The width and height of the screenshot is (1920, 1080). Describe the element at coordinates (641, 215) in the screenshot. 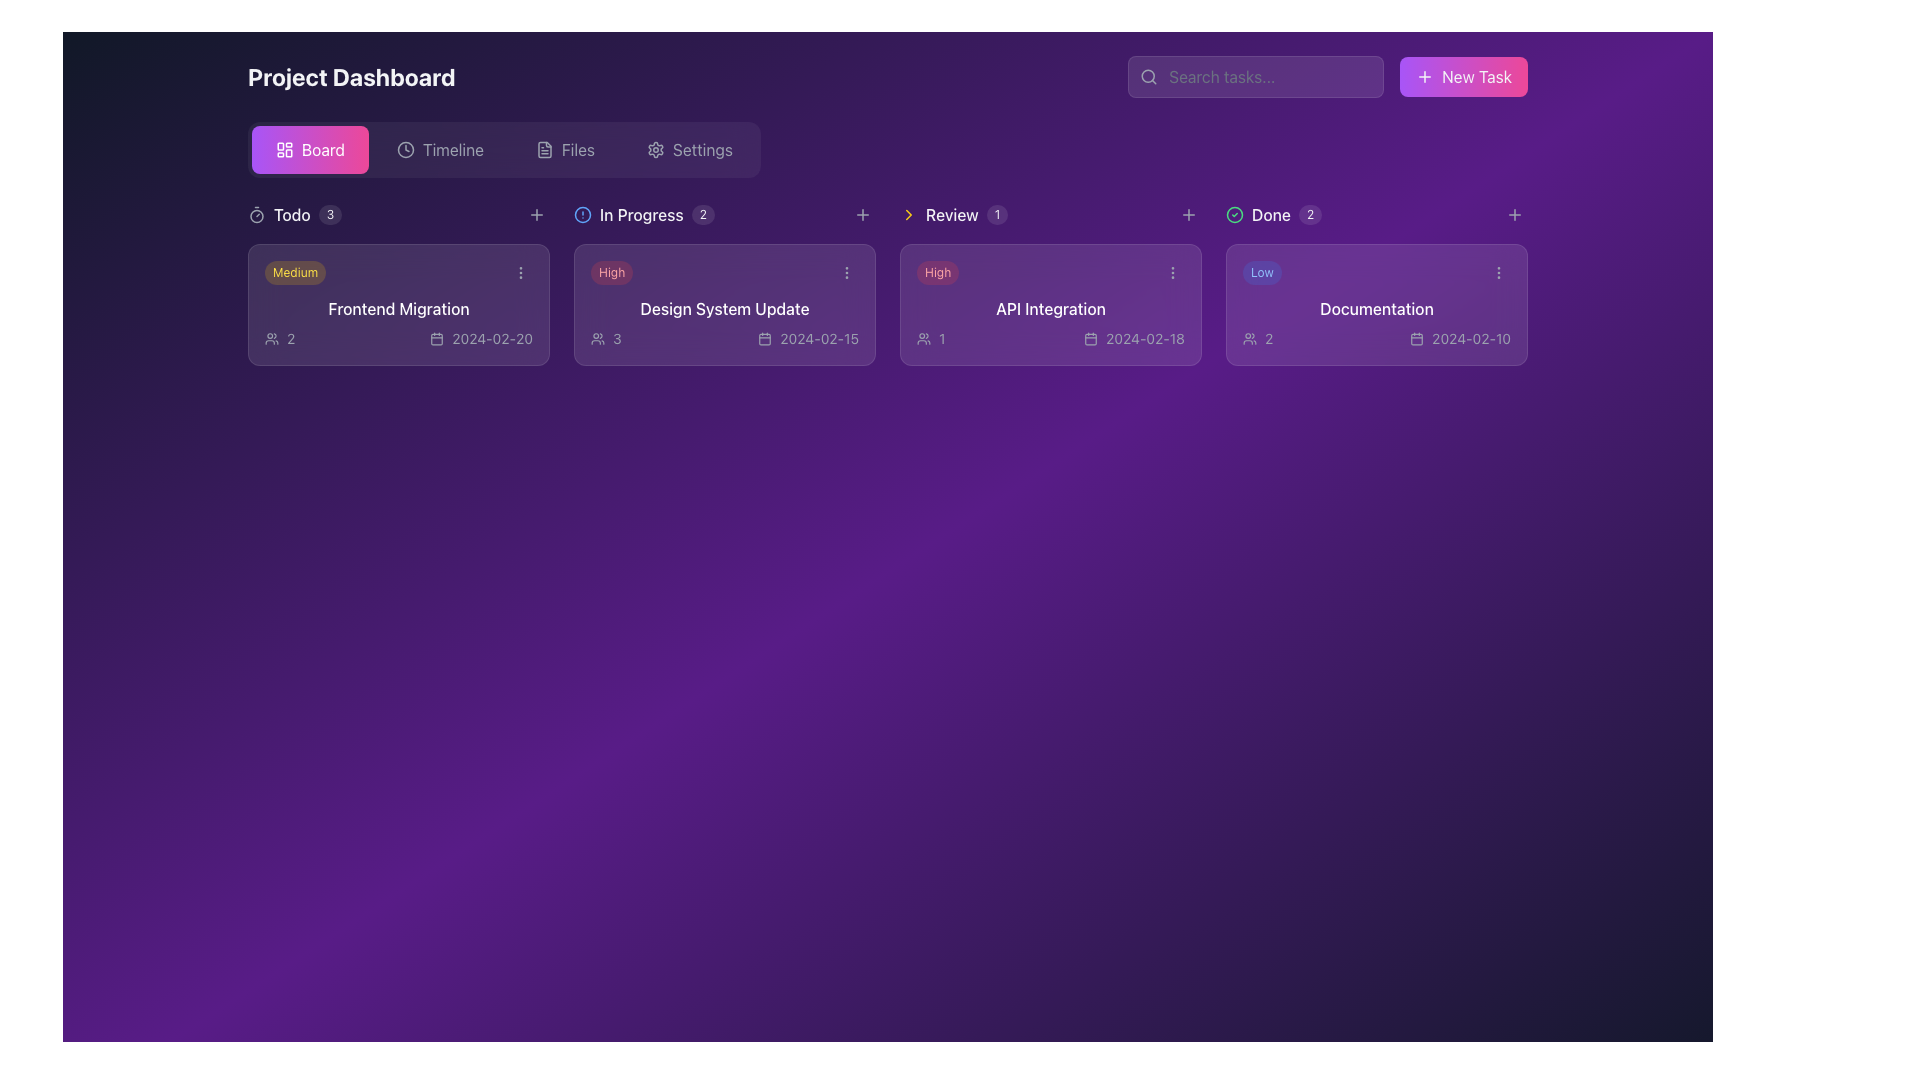

I see `the text label displaying 'In Progress' which is styled in medium-weight font and located under the 'Review' section in the task management interface` at that location.